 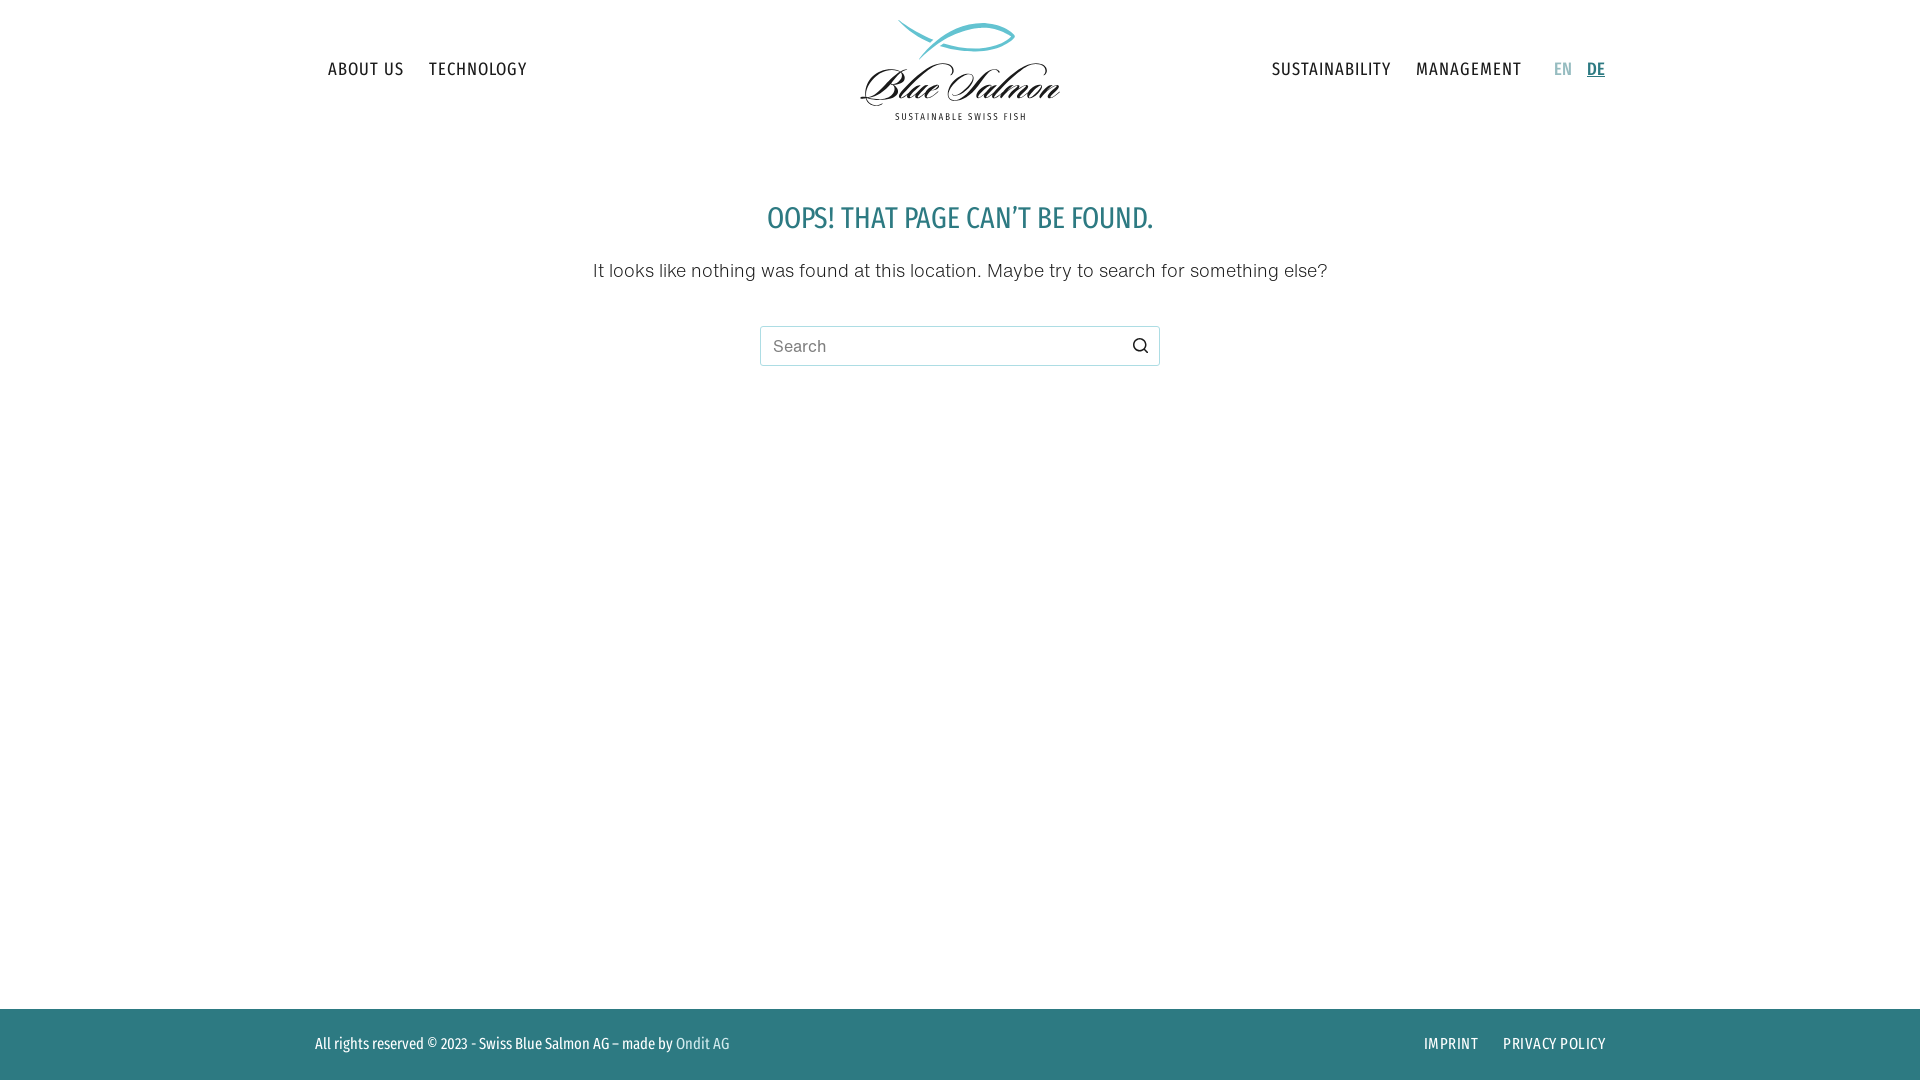 What do you see at coordinates (476, 68) in the screenshot?
I see `'TECHNOLOGY'` at bounding box center [476, 68].